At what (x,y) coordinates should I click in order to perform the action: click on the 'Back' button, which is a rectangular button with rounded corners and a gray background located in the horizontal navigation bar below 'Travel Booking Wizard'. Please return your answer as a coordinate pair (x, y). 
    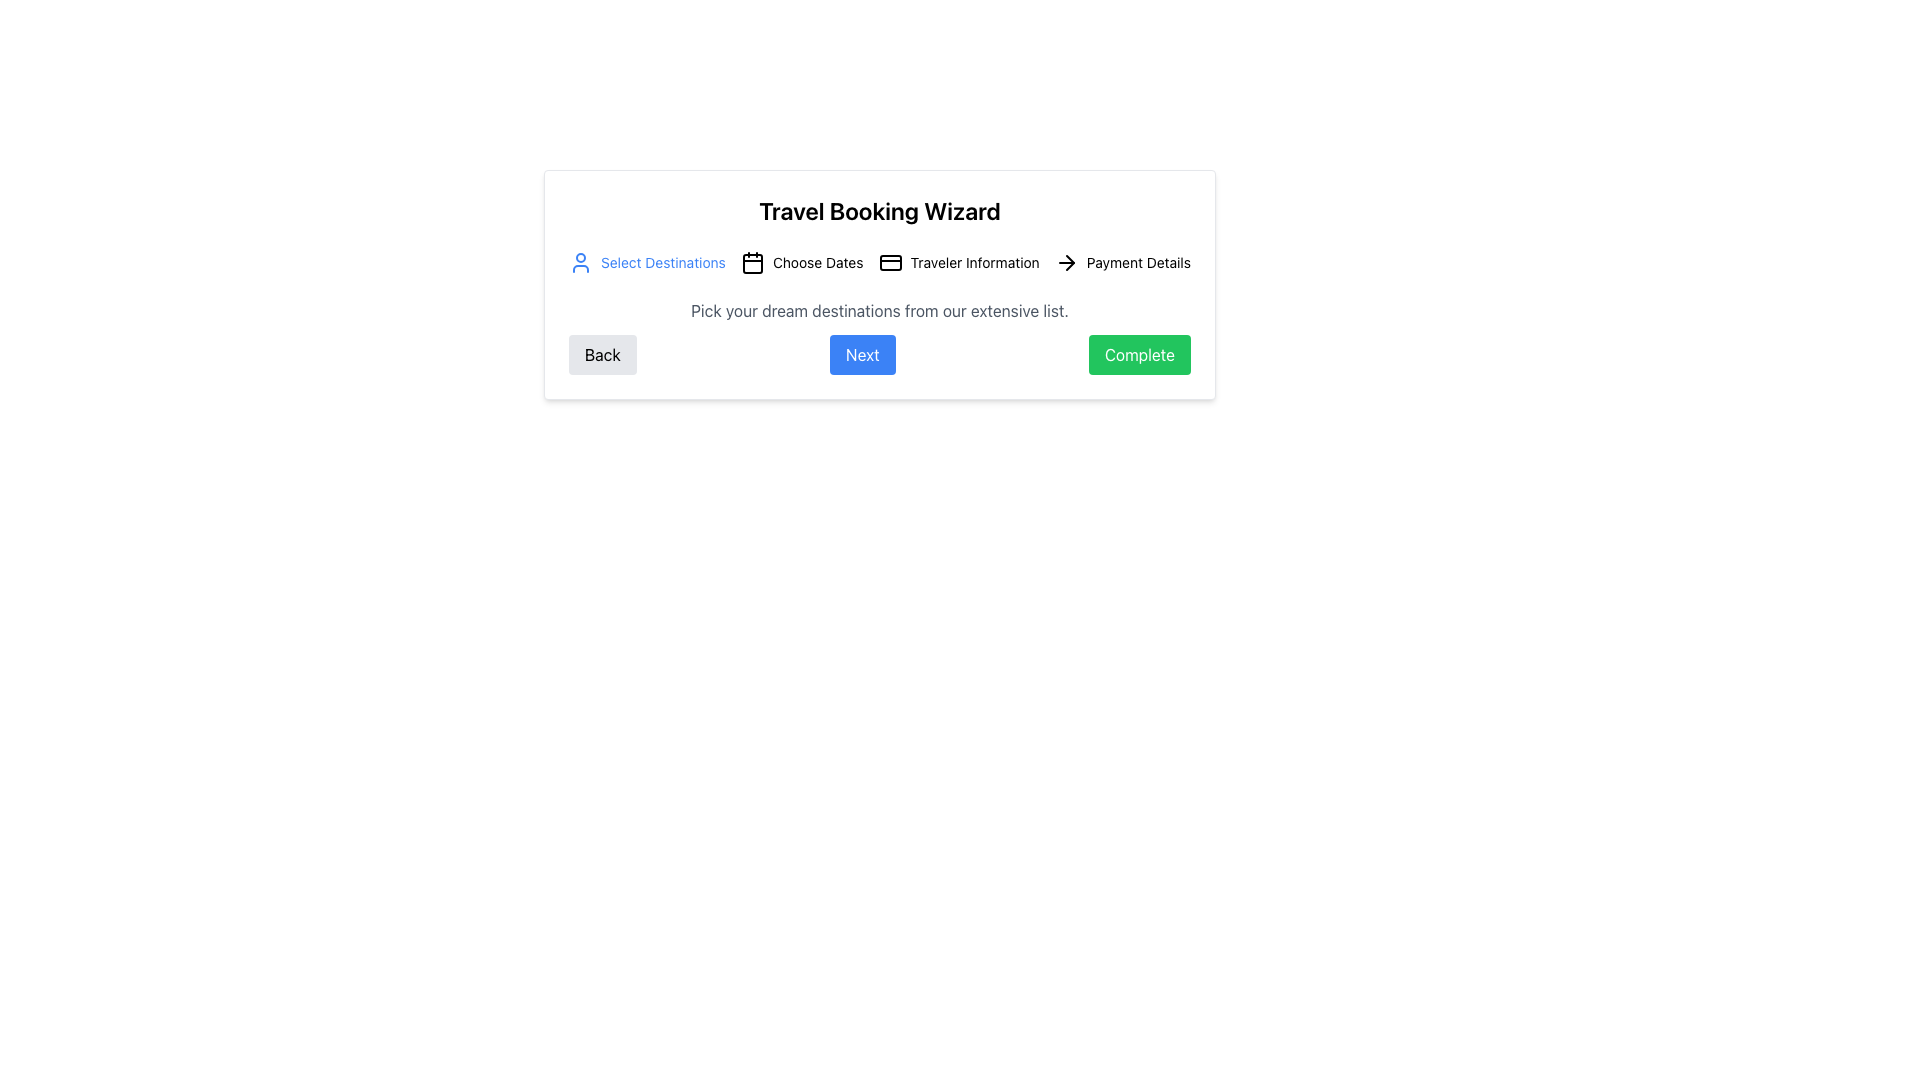
    Looking at the image, I should click on (601, 353).